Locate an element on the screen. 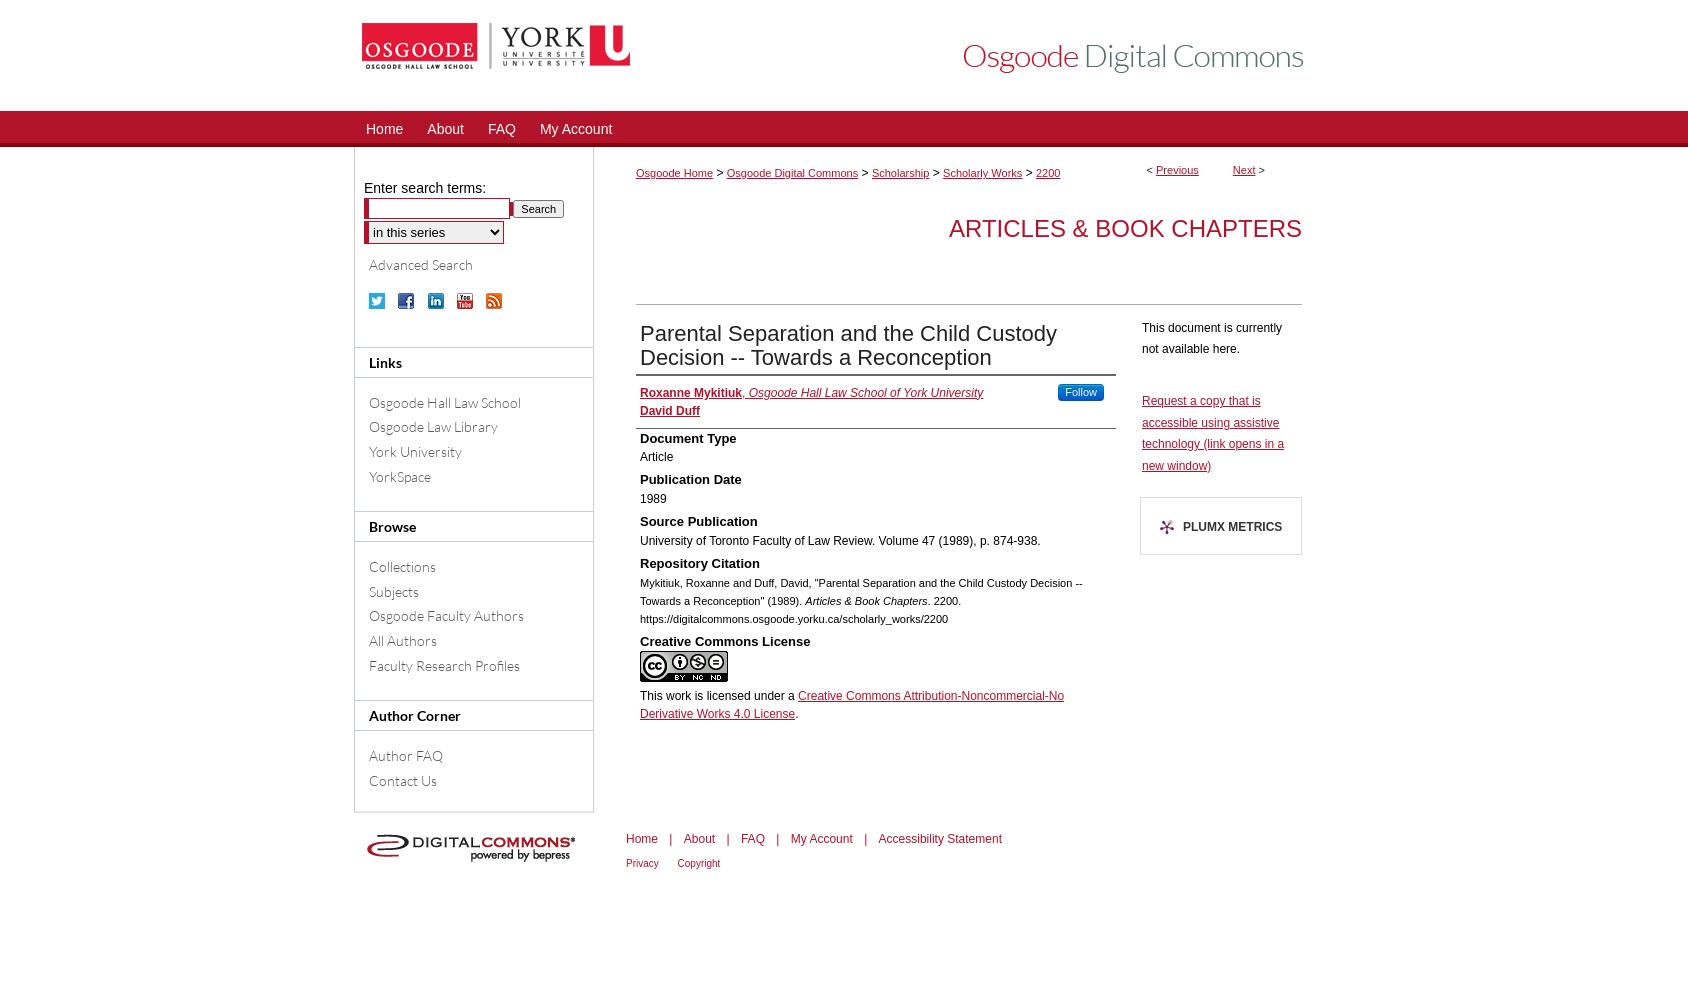  'Scholarship' is located at coordinates (870, 173).